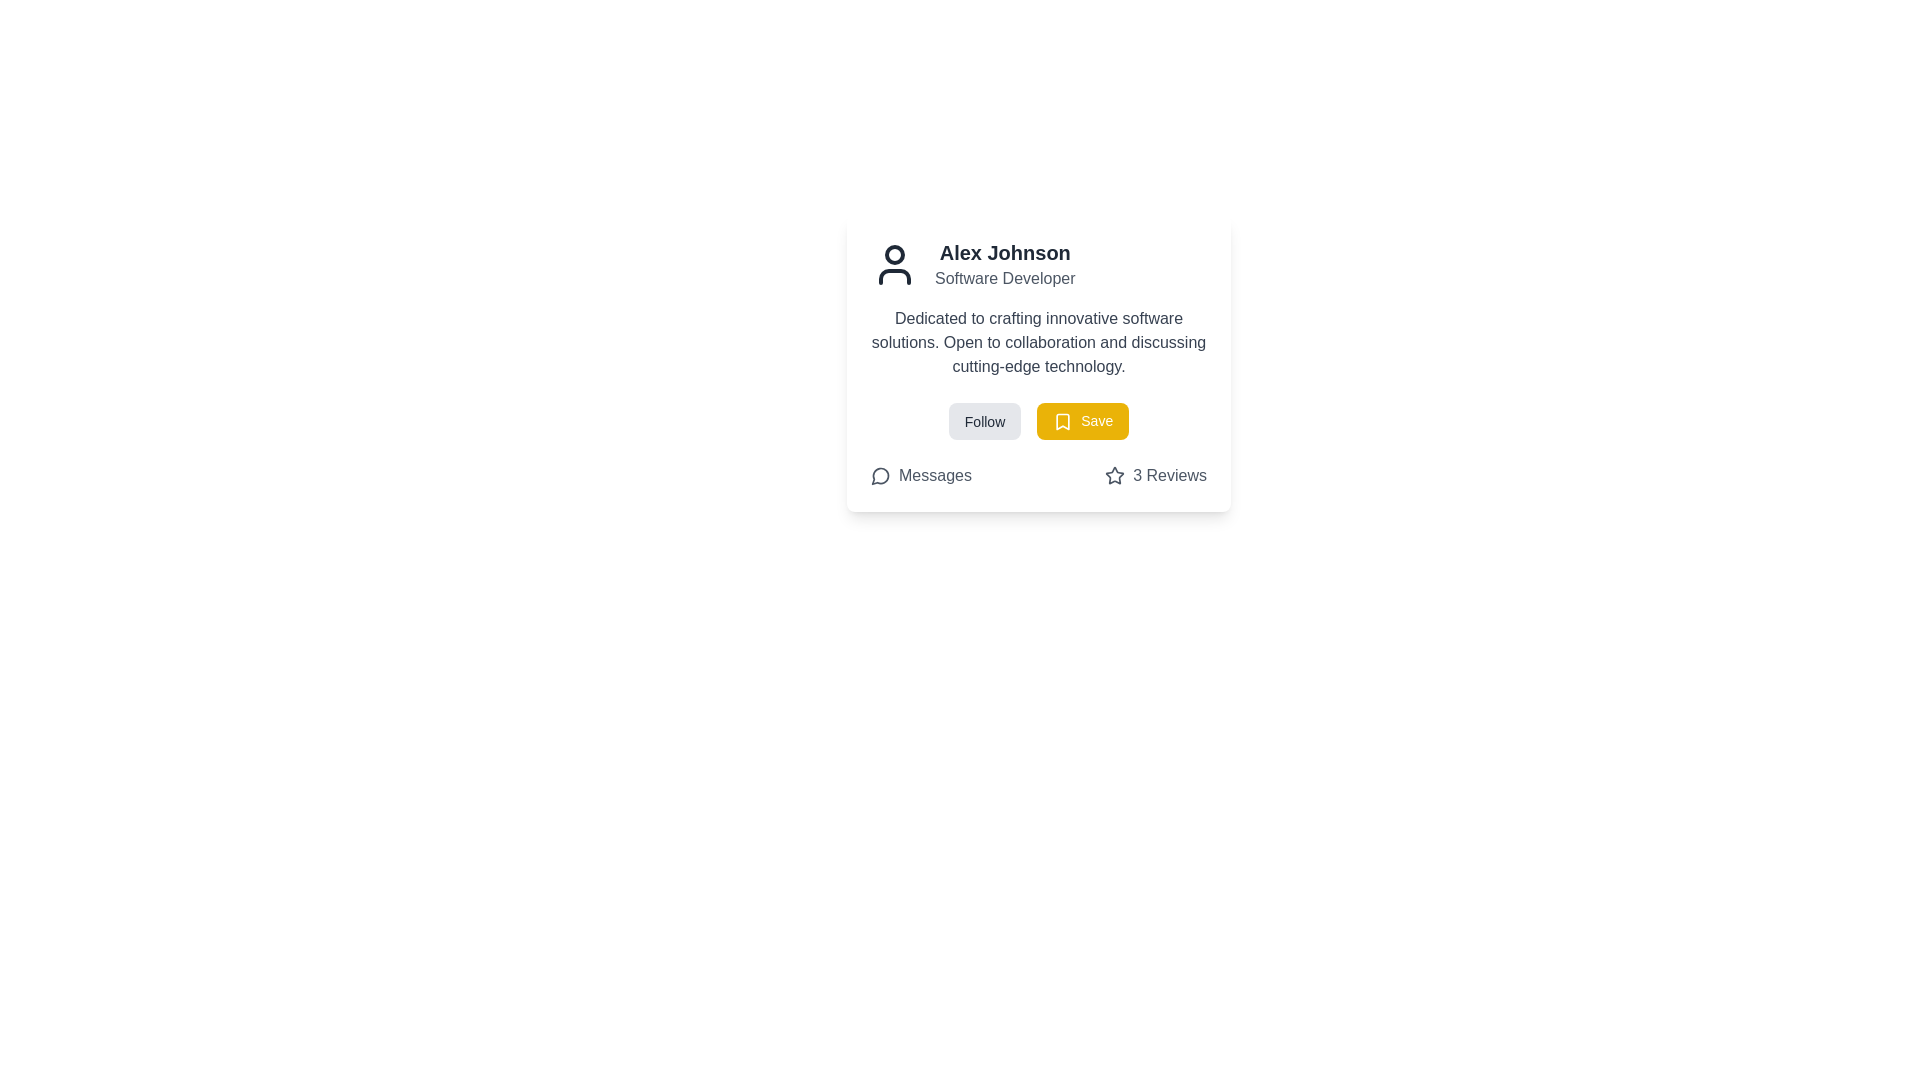 The image size is (1920, 1080). Describe the element at coordinates (1062, 421) in the screenshot. I see `the 'Save' button icon for 'Alex Johnson'` at that location.